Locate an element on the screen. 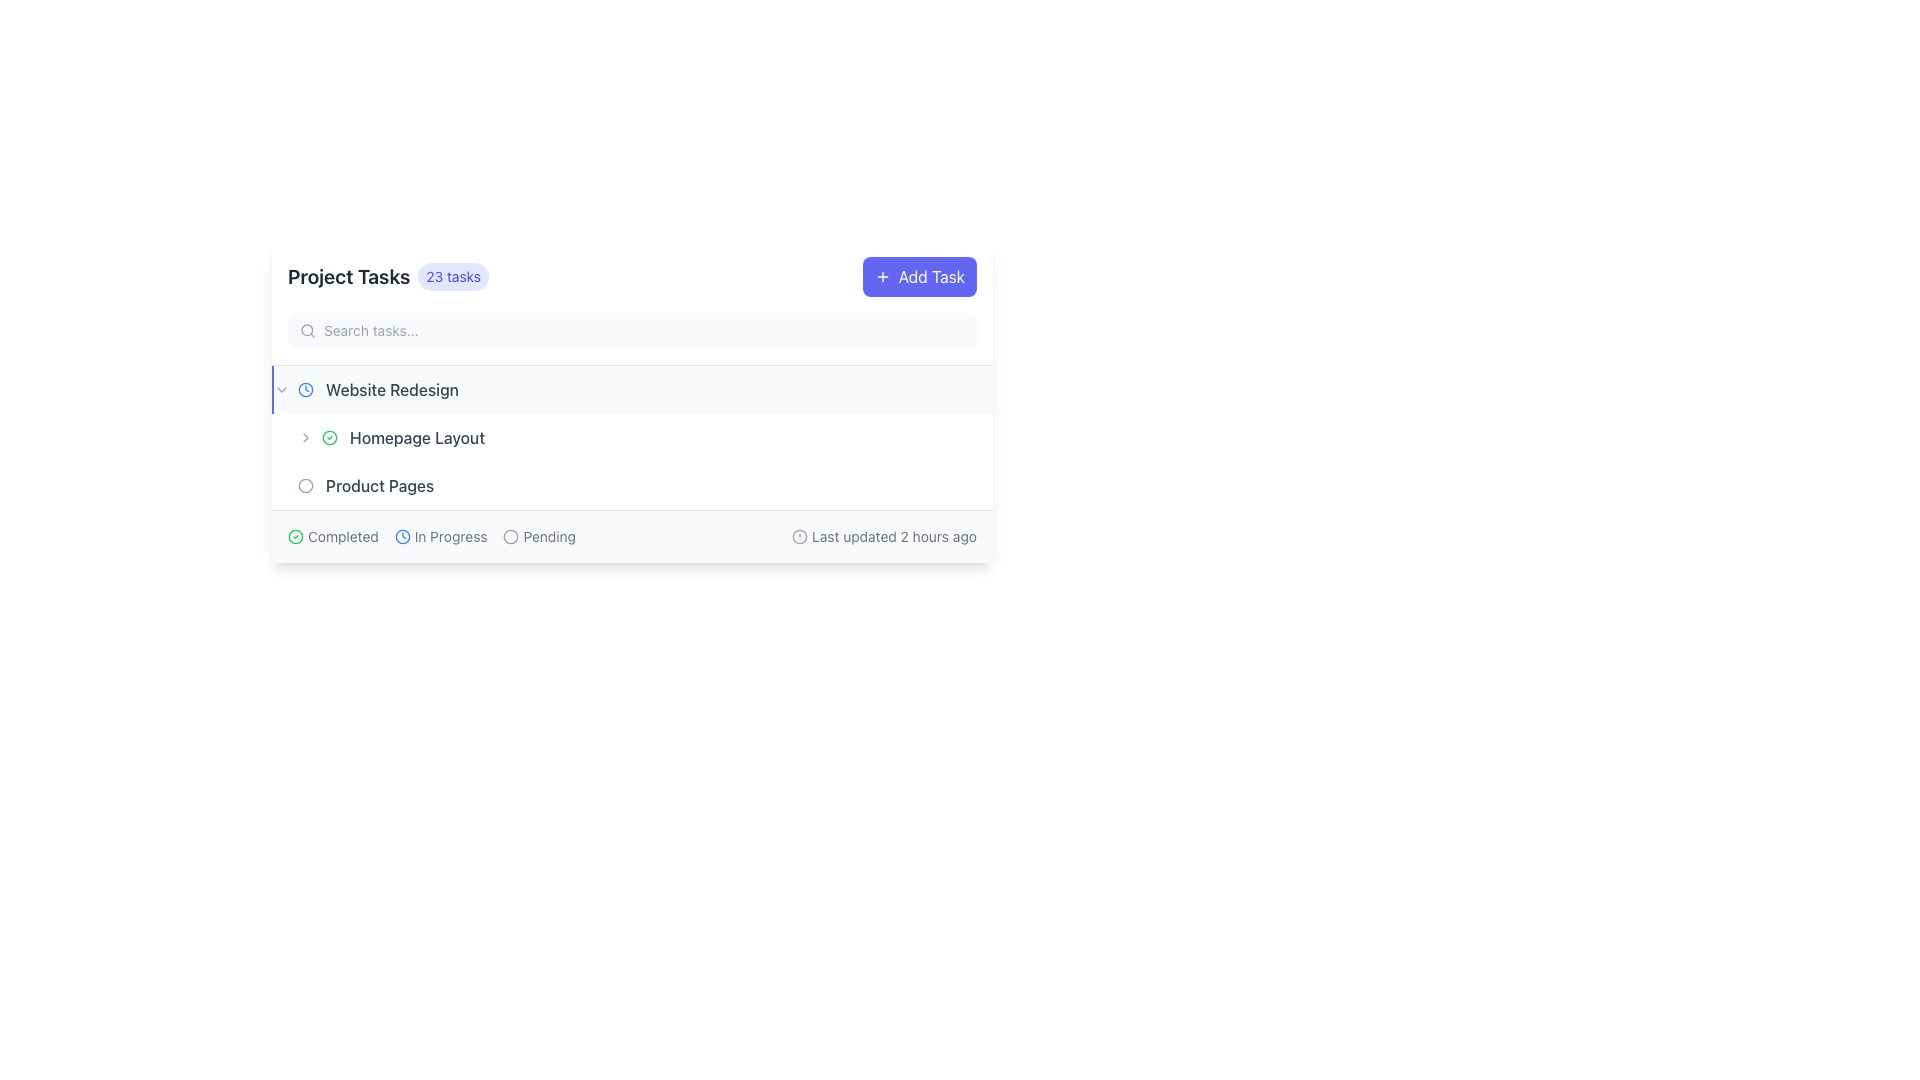  the text label displaying '23 tasks' with a rounded light indigo background, which is positioned immediately to the right of 'Project Tasks' is located at coordinates (452, 277).